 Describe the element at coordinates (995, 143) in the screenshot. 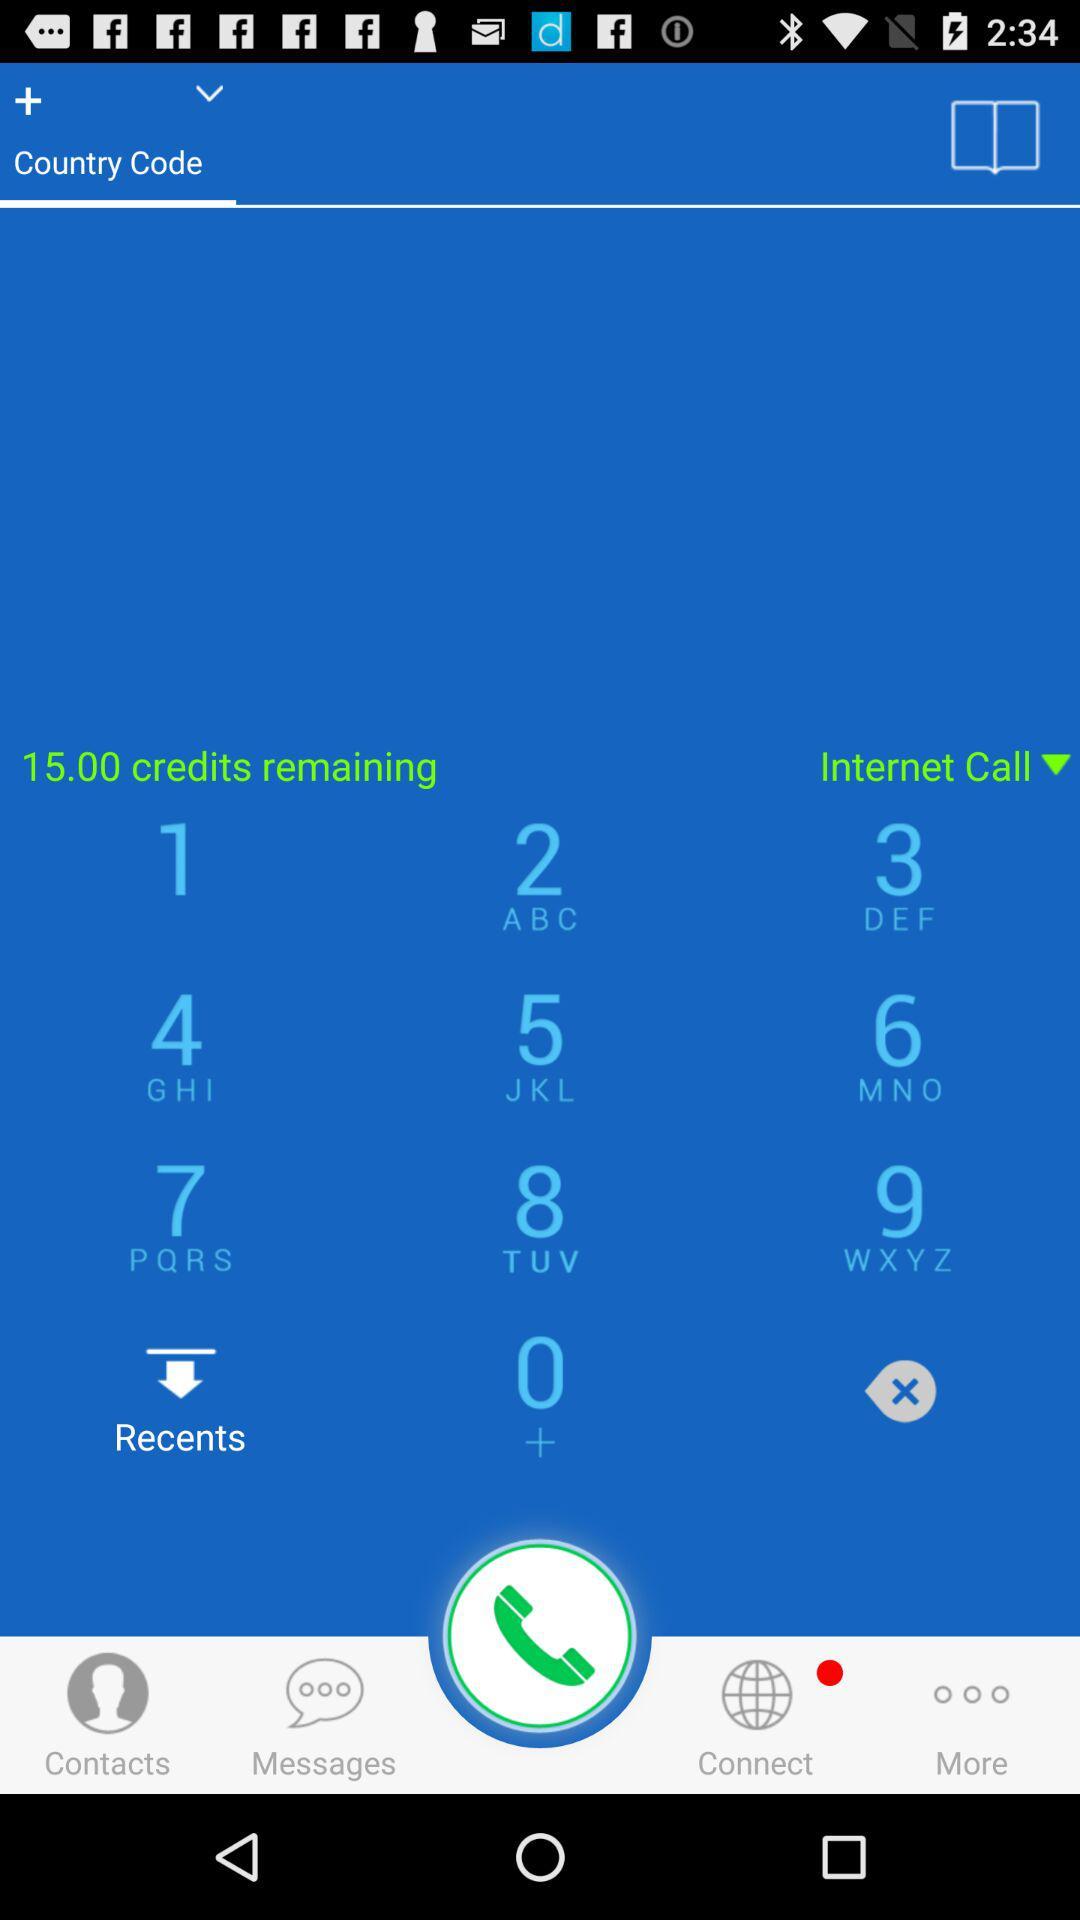

I see `the book icon` at that location.